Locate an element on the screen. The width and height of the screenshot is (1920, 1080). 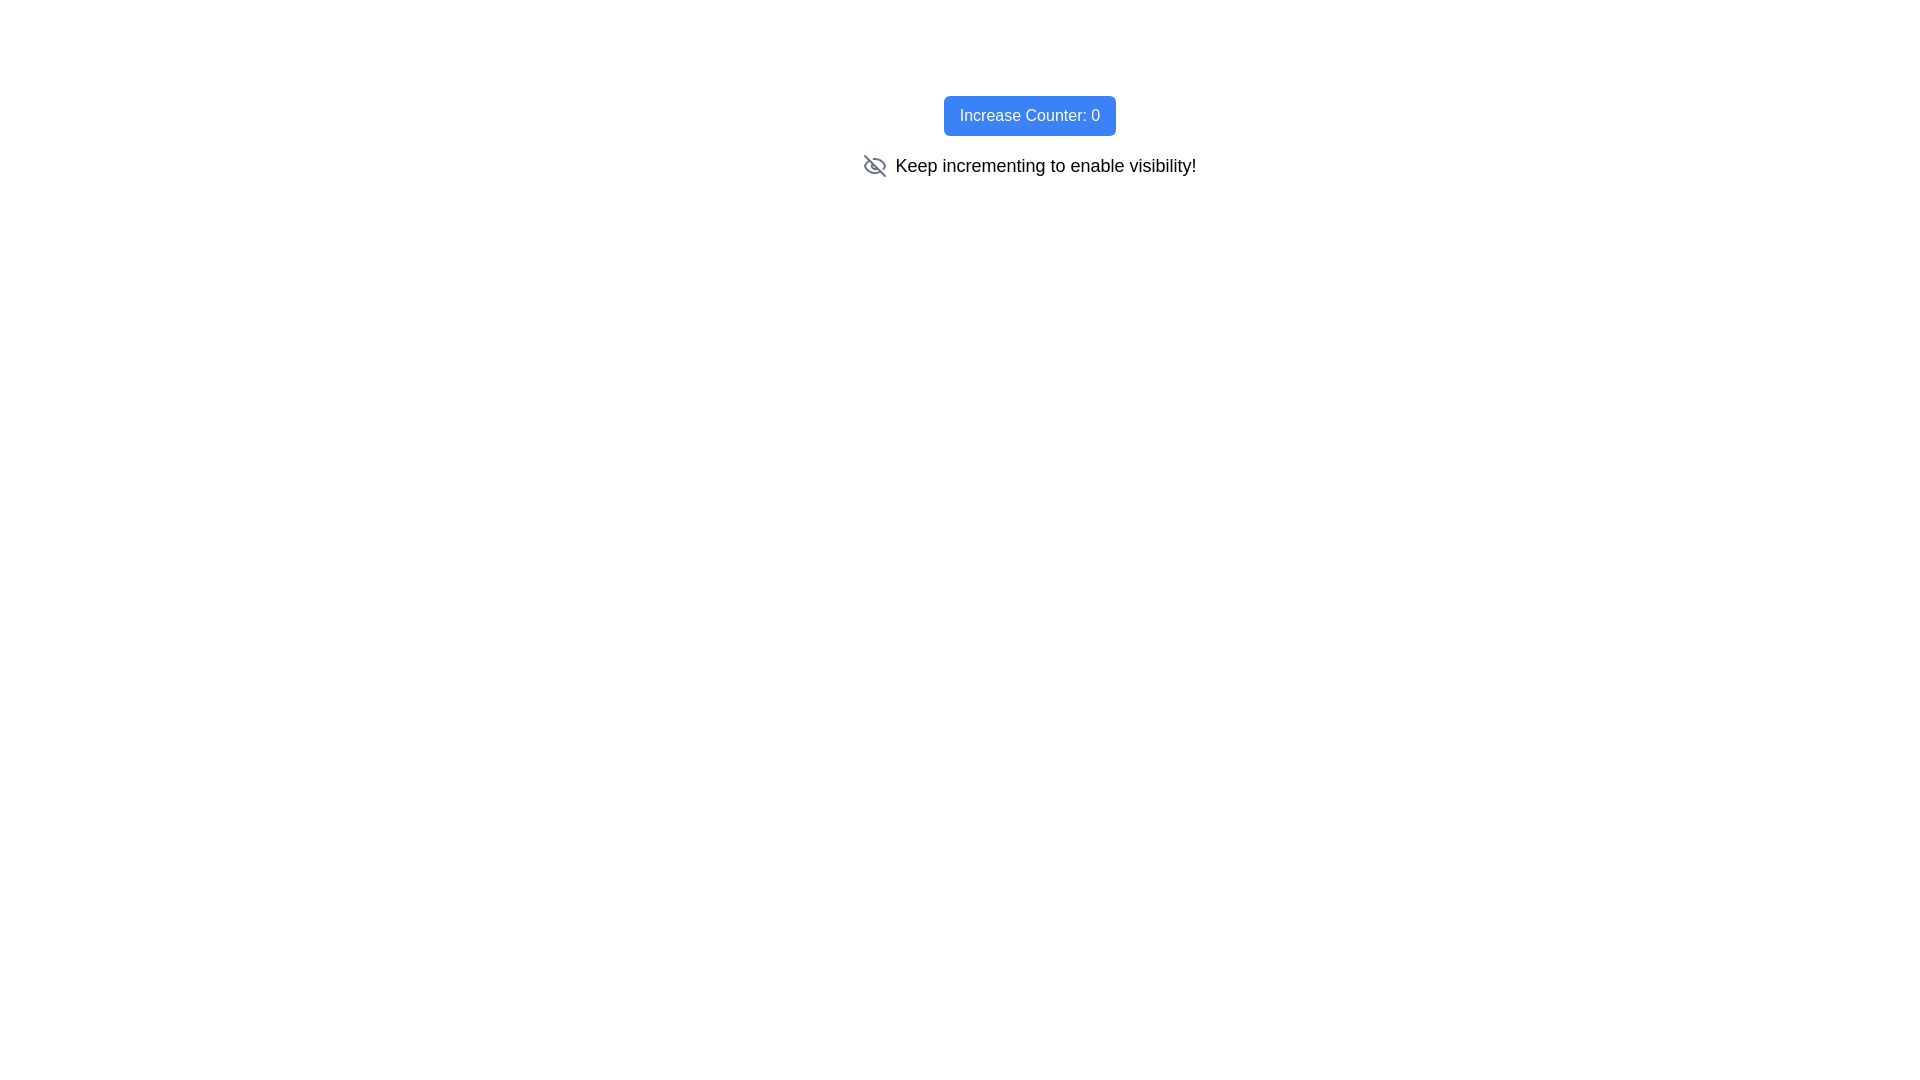
the eye-off icon, which indicates hidden content, located to the left of the text 'Keep incrementing is located at coordinates (875, 164).